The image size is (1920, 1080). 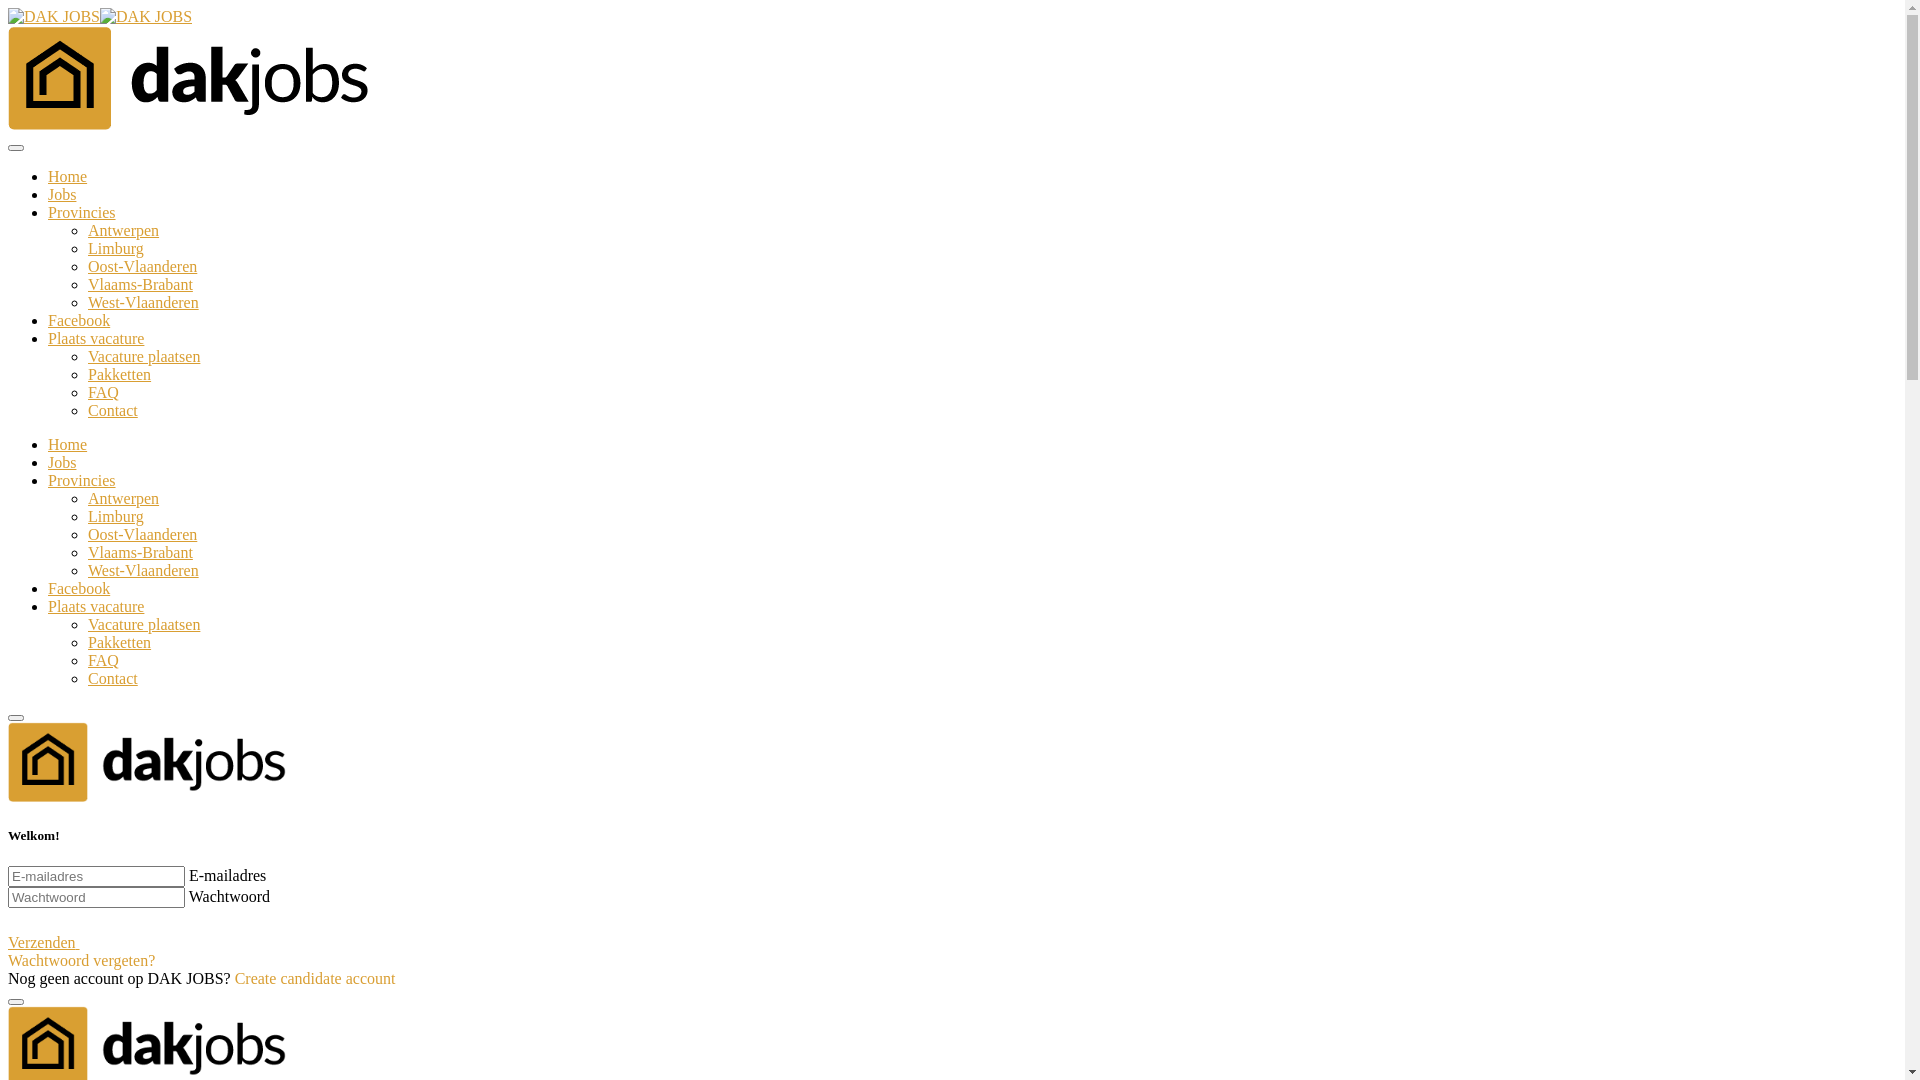 What do you see at coordinates (86, 533) in the screenshot?
I see `'Oost-Vlaanderen'` at bounding box center [86, 533].